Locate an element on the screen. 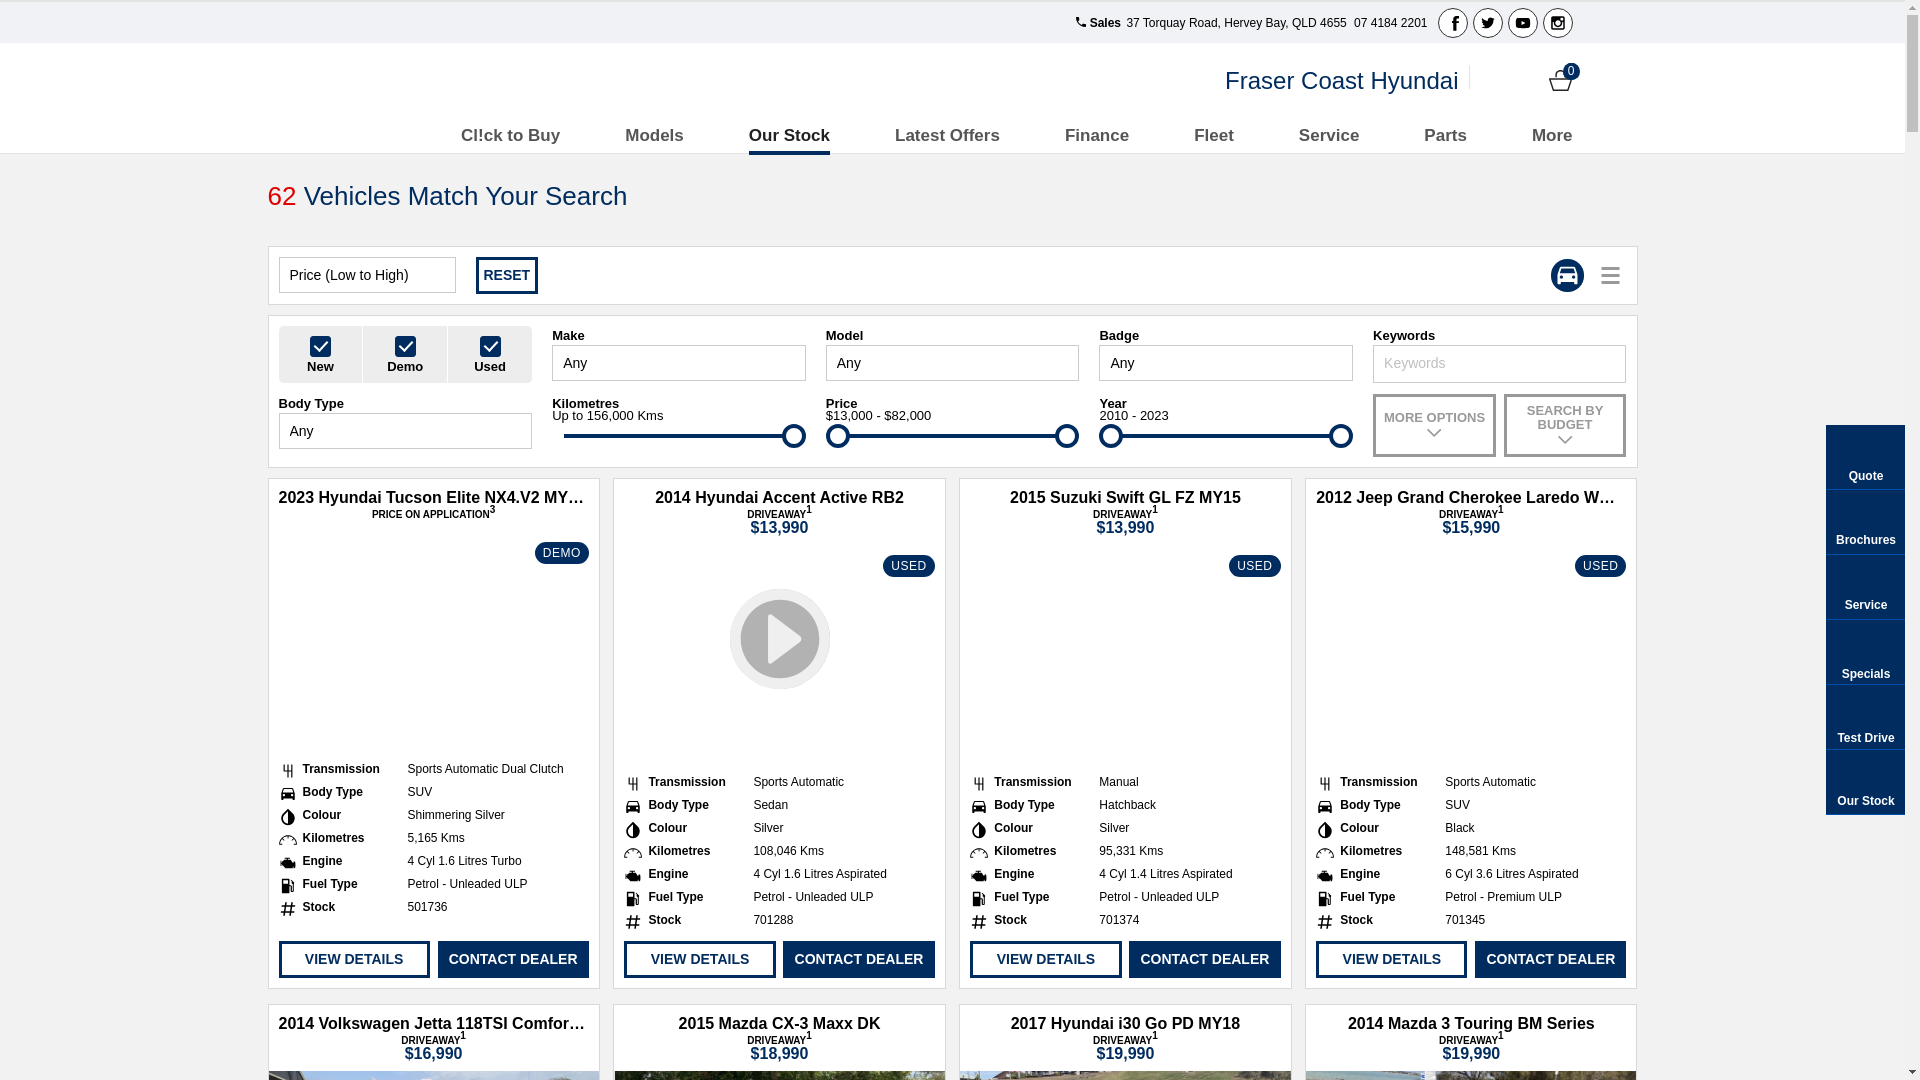 This screenshot has height=1080, width=1920. 'DRIVEAWAY1 is located at coordinates (701, 519).